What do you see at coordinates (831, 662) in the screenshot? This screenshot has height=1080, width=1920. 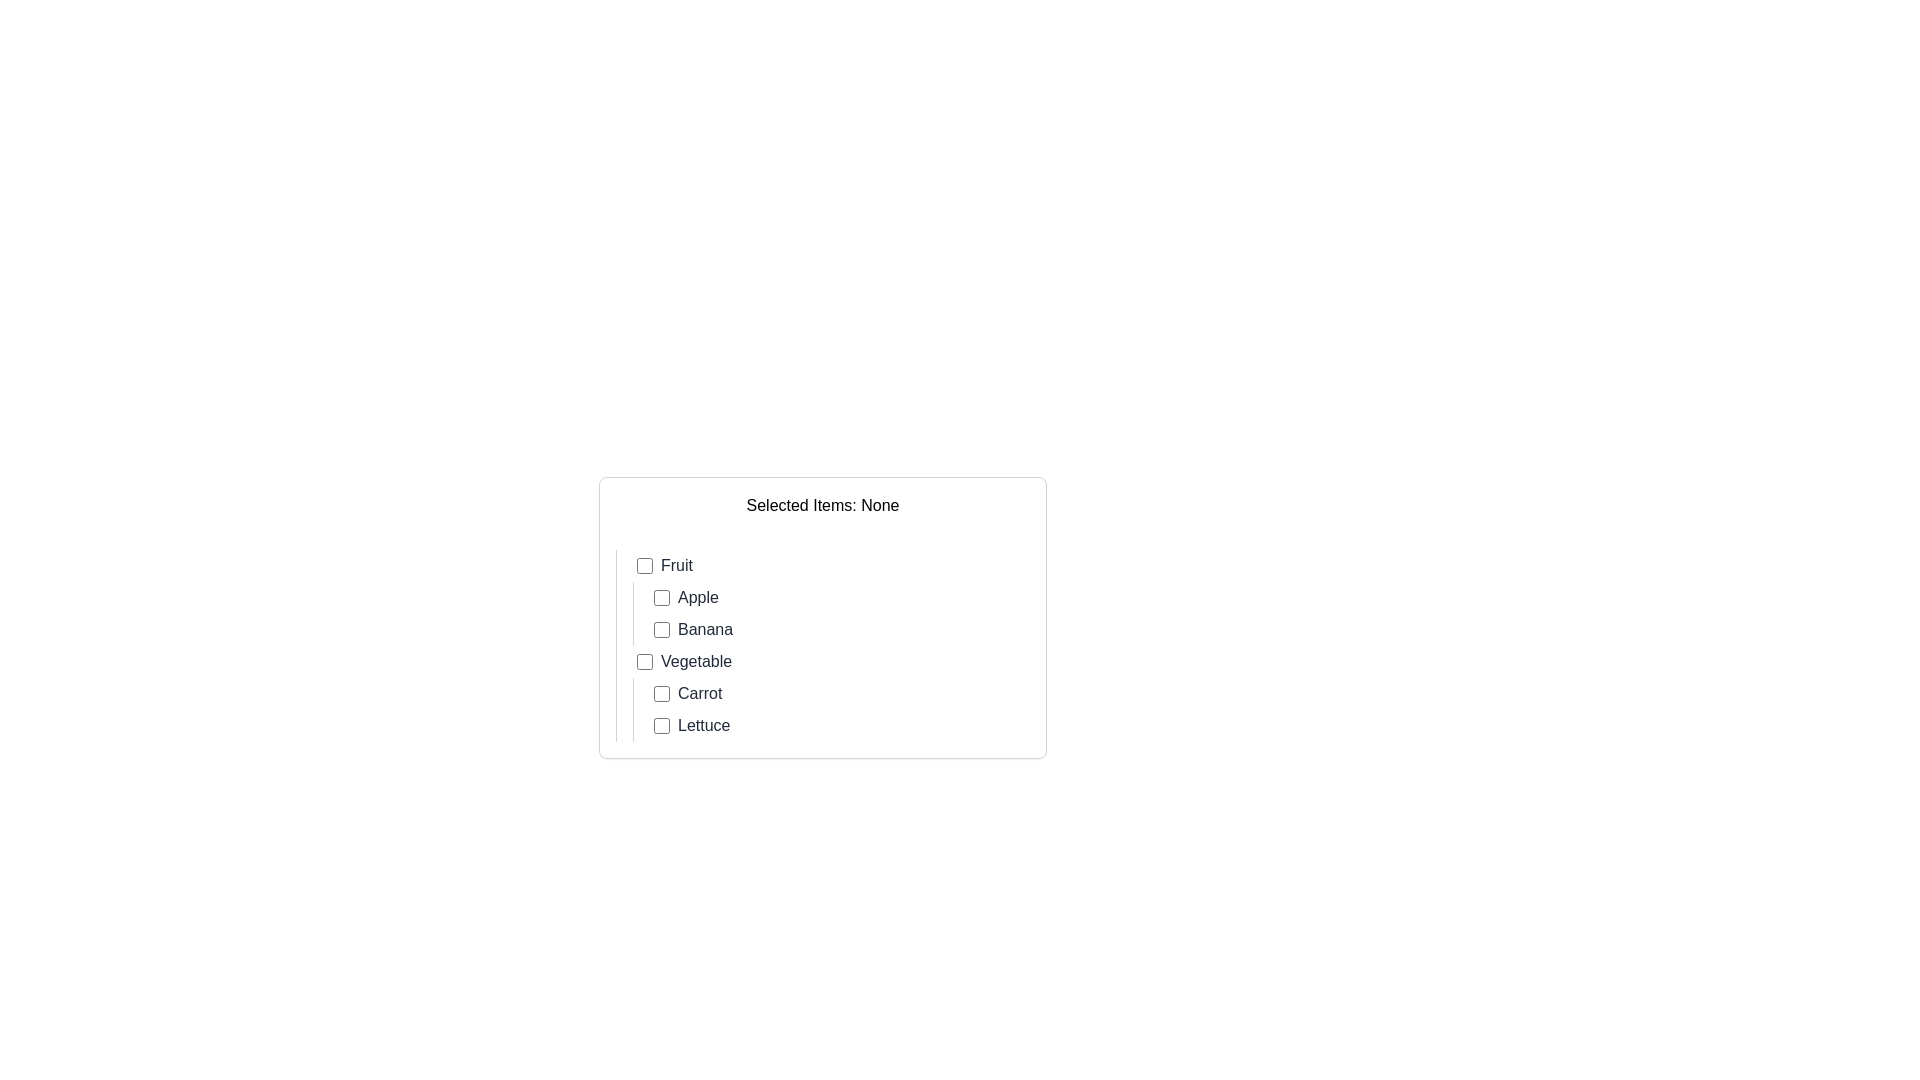 I see `the 'Vegetable' checkbox option selector` at bounding box center [831, 662].